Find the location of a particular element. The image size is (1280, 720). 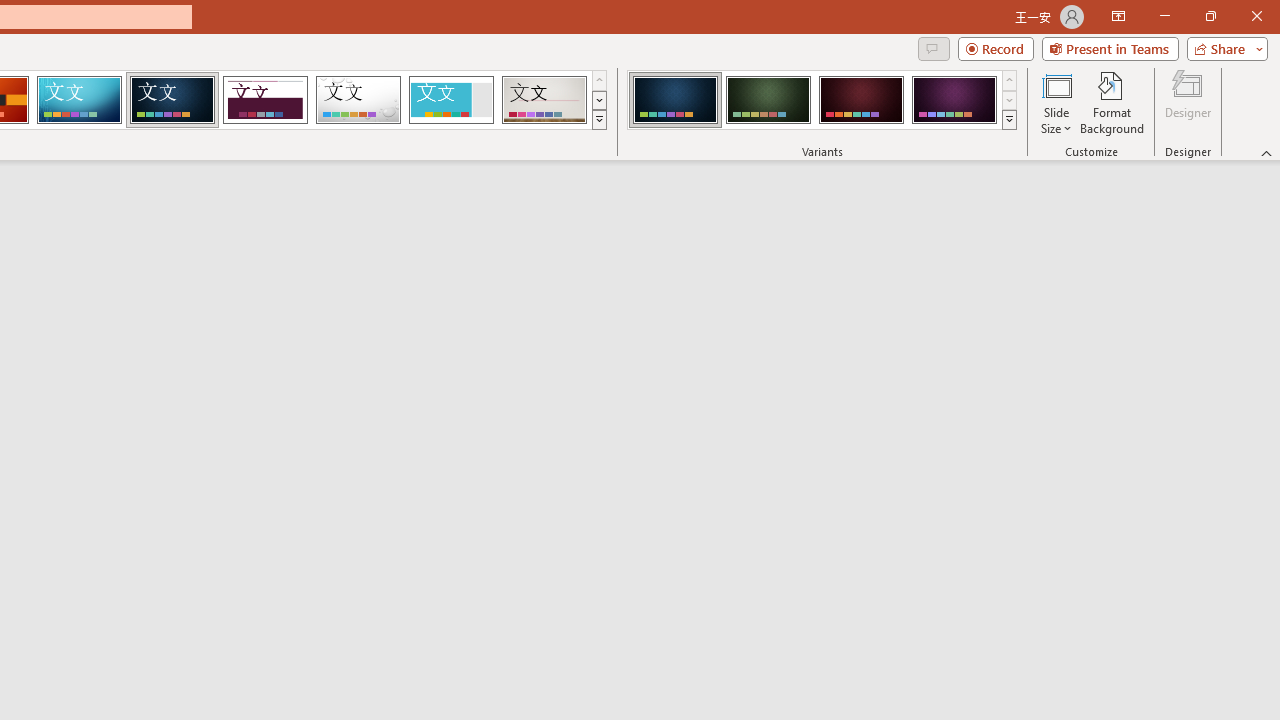

'Damask Variant 4' is located at coordinates (953, 100).